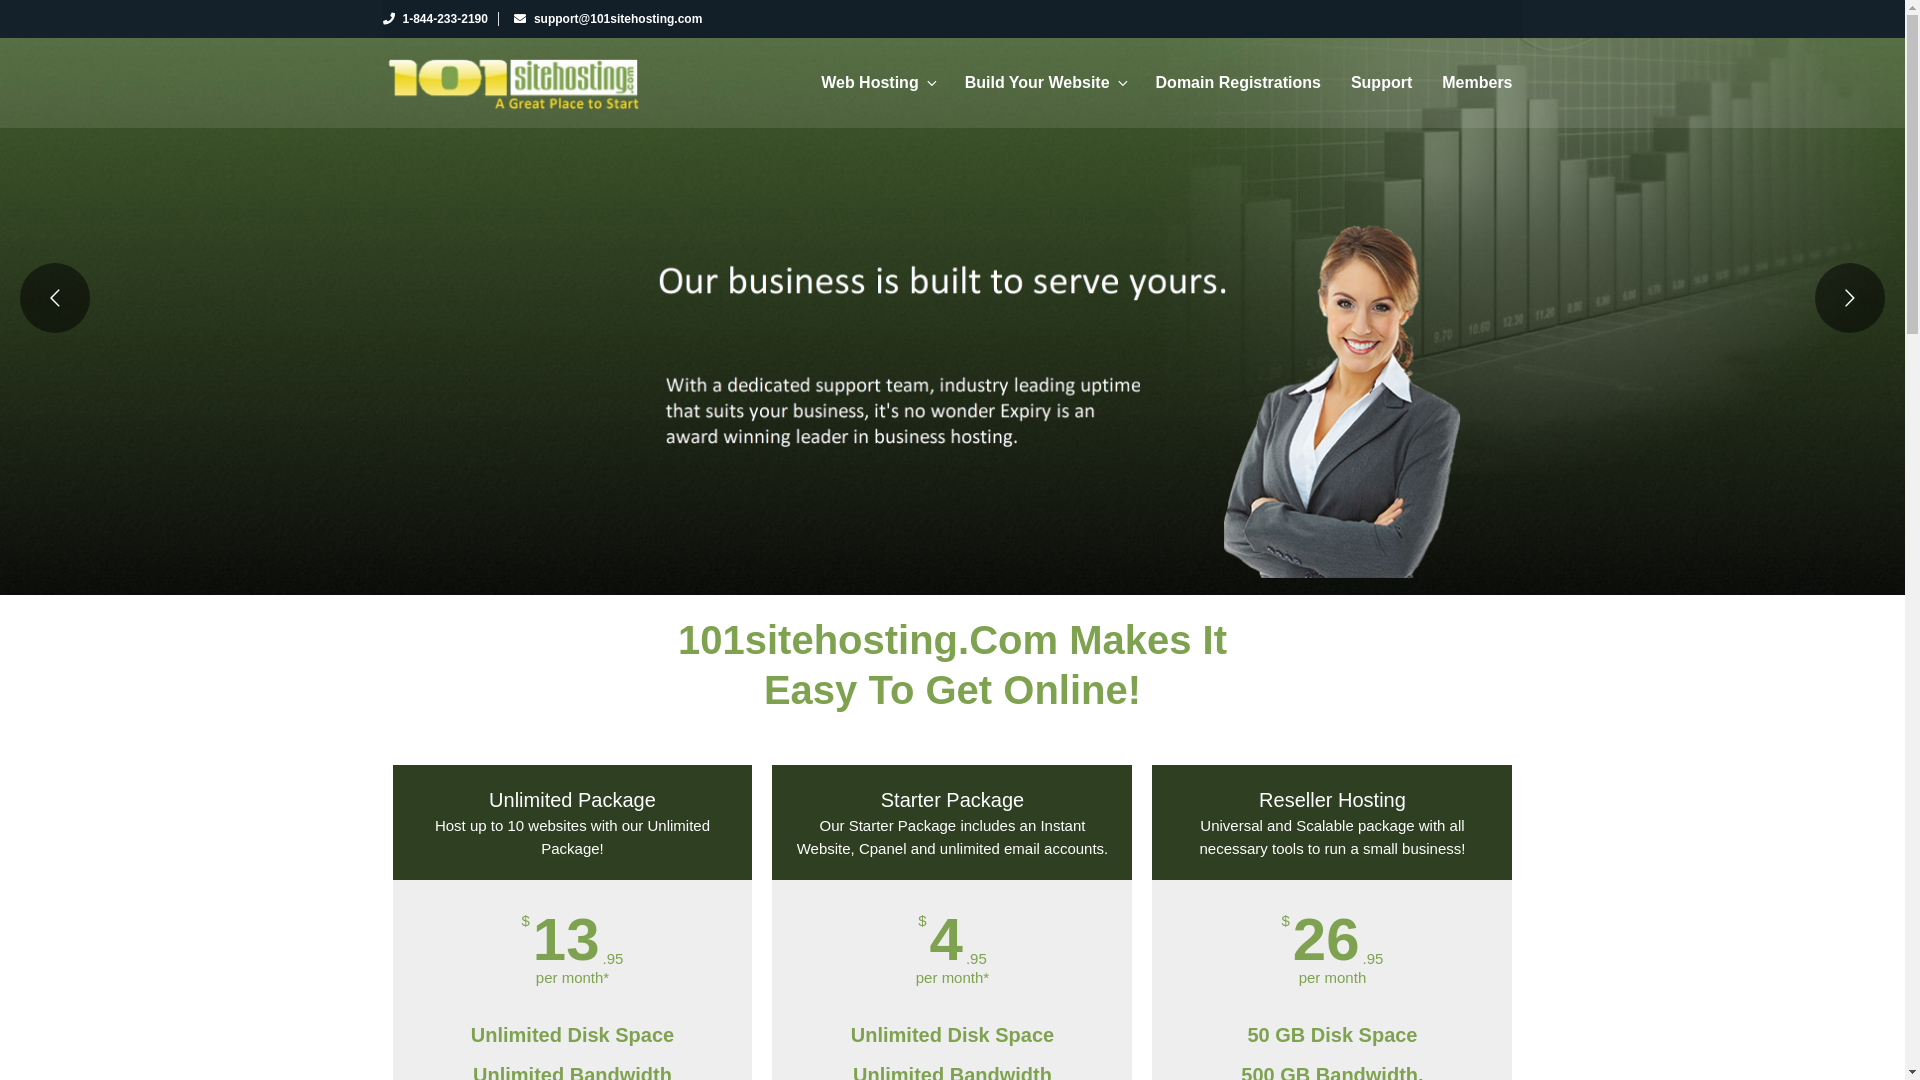 The width and height of the screenshot is (1920, 1080). Describe the element at coordinates (607, 19) in the screenshot. I see `'support@101sitehosting.com'` at that location.